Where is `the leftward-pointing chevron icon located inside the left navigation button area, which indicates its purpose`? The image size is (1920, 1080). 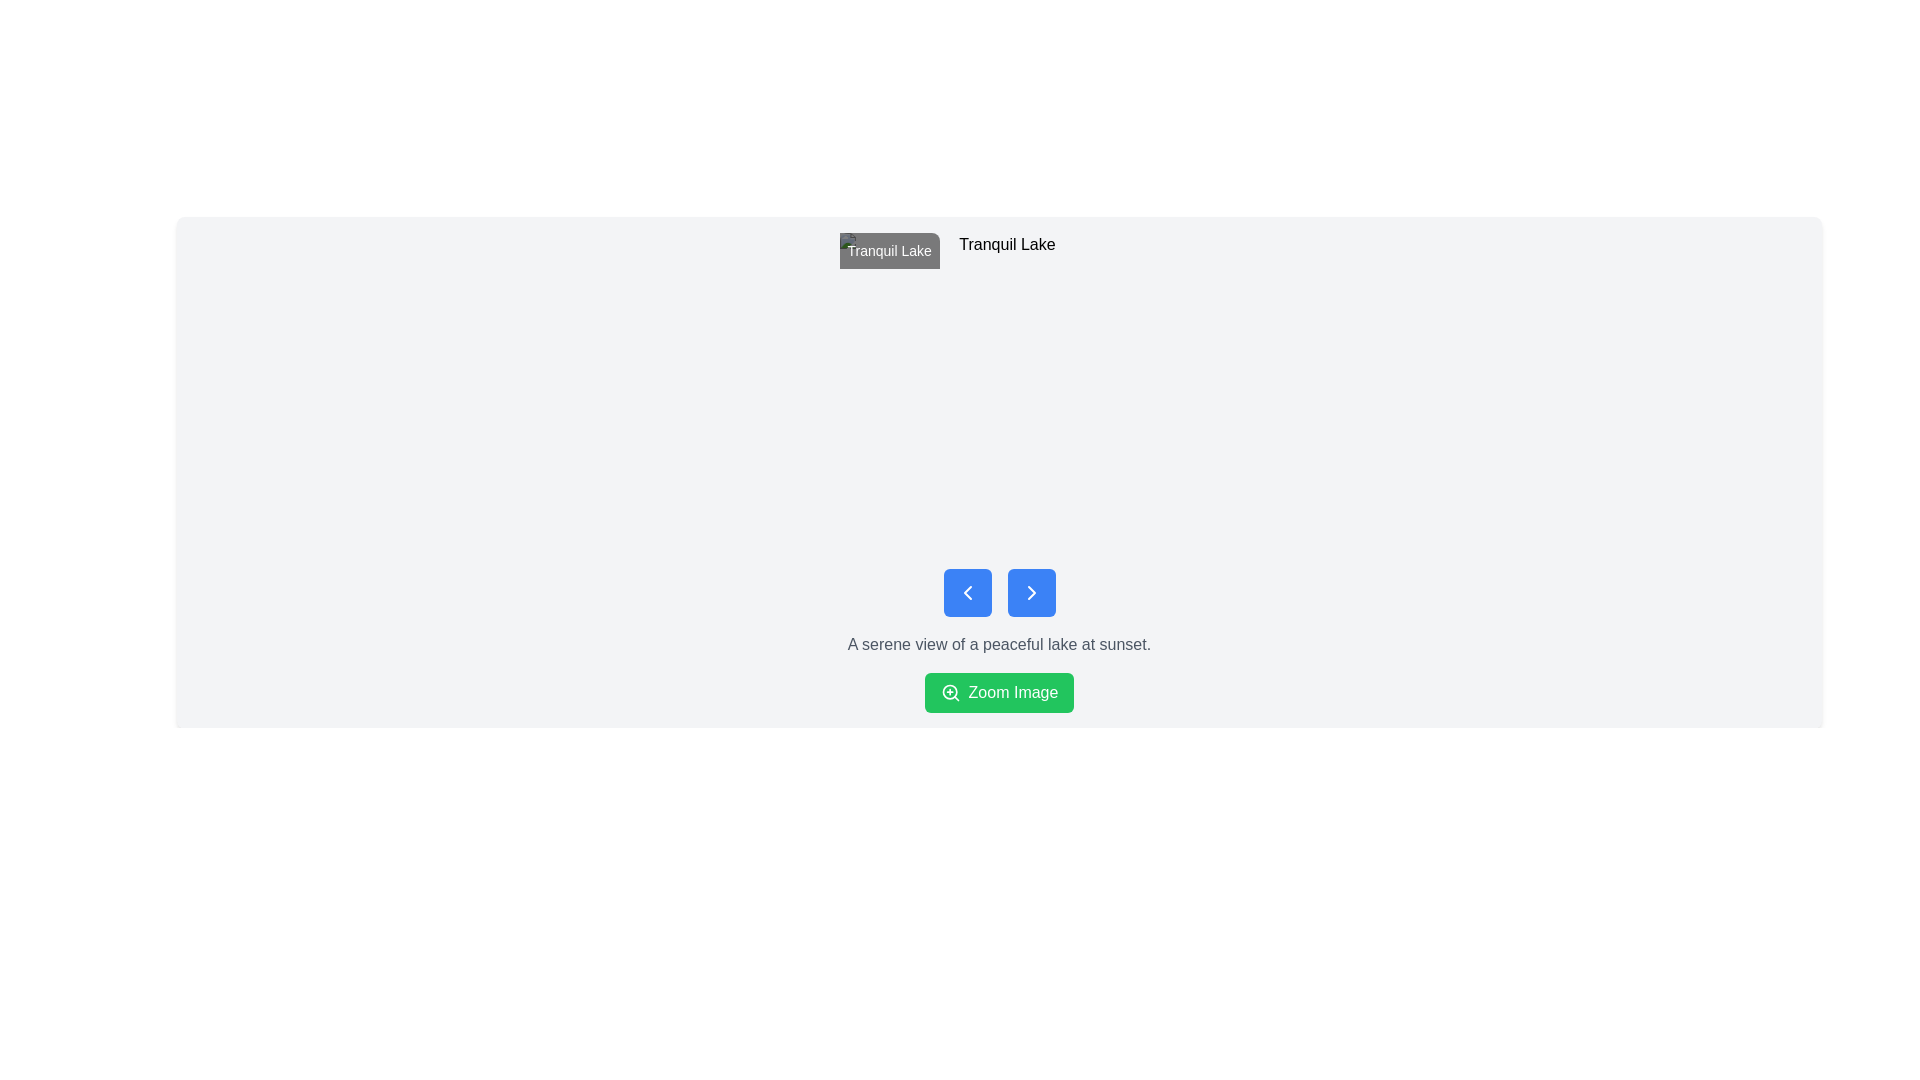 the leftward-pointing chevron icon located inside the left navigation button area, which indicates its purpose is located at coordinates (967, 592).